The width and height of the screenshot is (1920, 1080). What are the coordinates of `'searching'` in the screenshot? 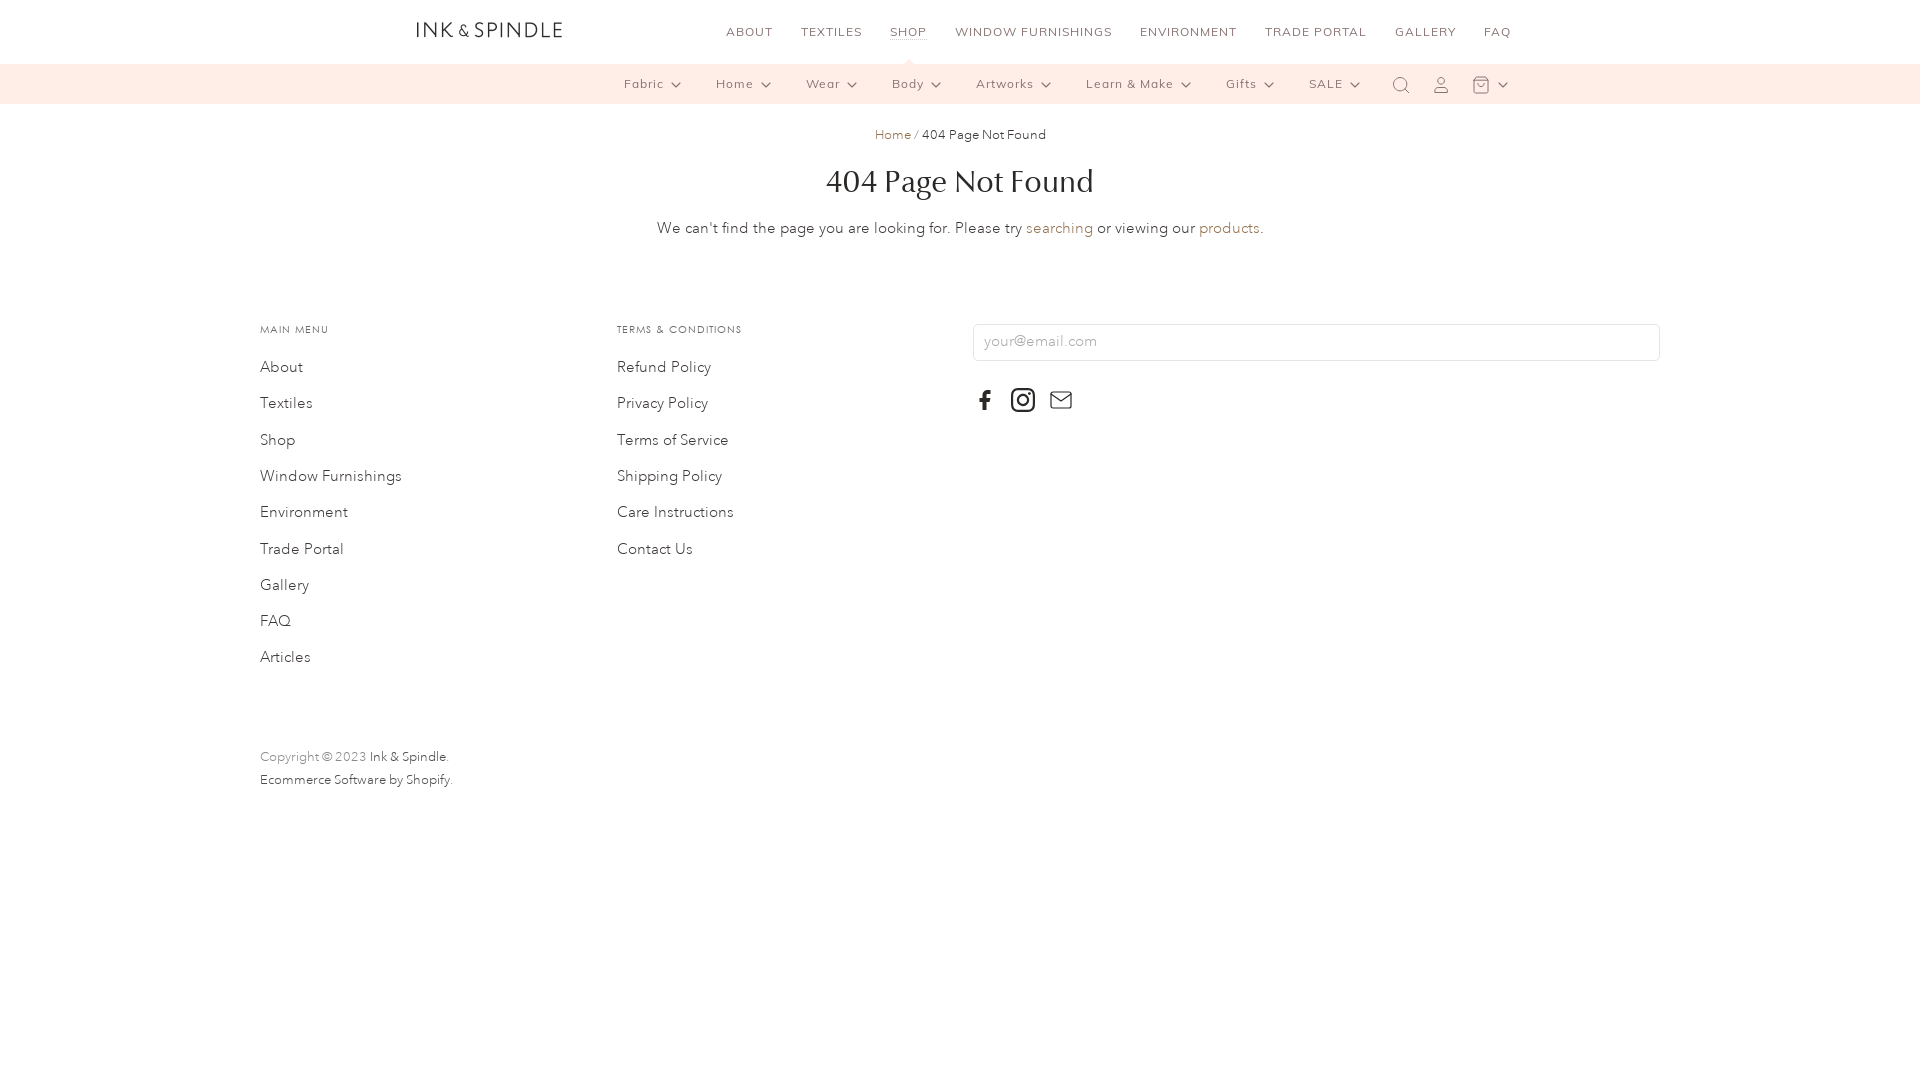 It's located at (1026, 227).